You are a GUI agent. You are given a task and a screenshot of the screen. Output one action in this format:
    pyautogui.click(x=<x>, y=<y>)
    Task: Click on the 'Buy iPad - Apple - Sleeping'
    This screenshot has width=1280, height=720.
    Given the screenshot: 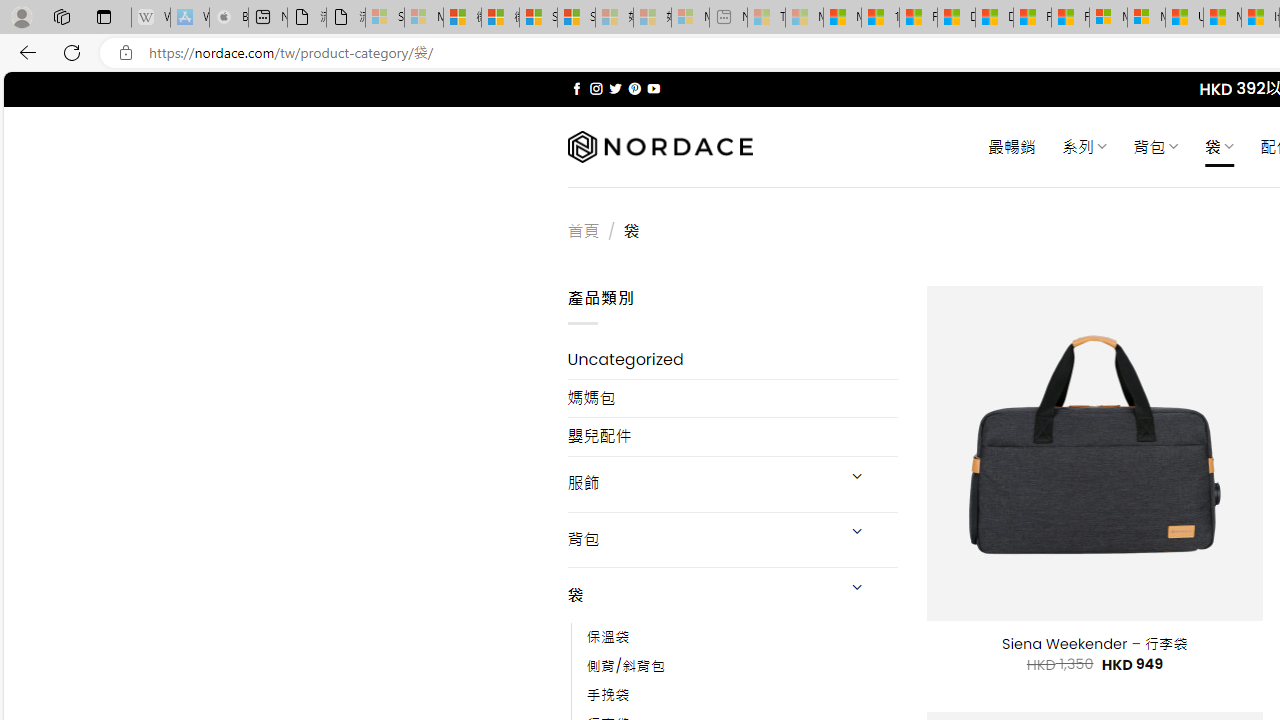 What is the action you would take?
    pyautogui.click(x=229, y=17)
    